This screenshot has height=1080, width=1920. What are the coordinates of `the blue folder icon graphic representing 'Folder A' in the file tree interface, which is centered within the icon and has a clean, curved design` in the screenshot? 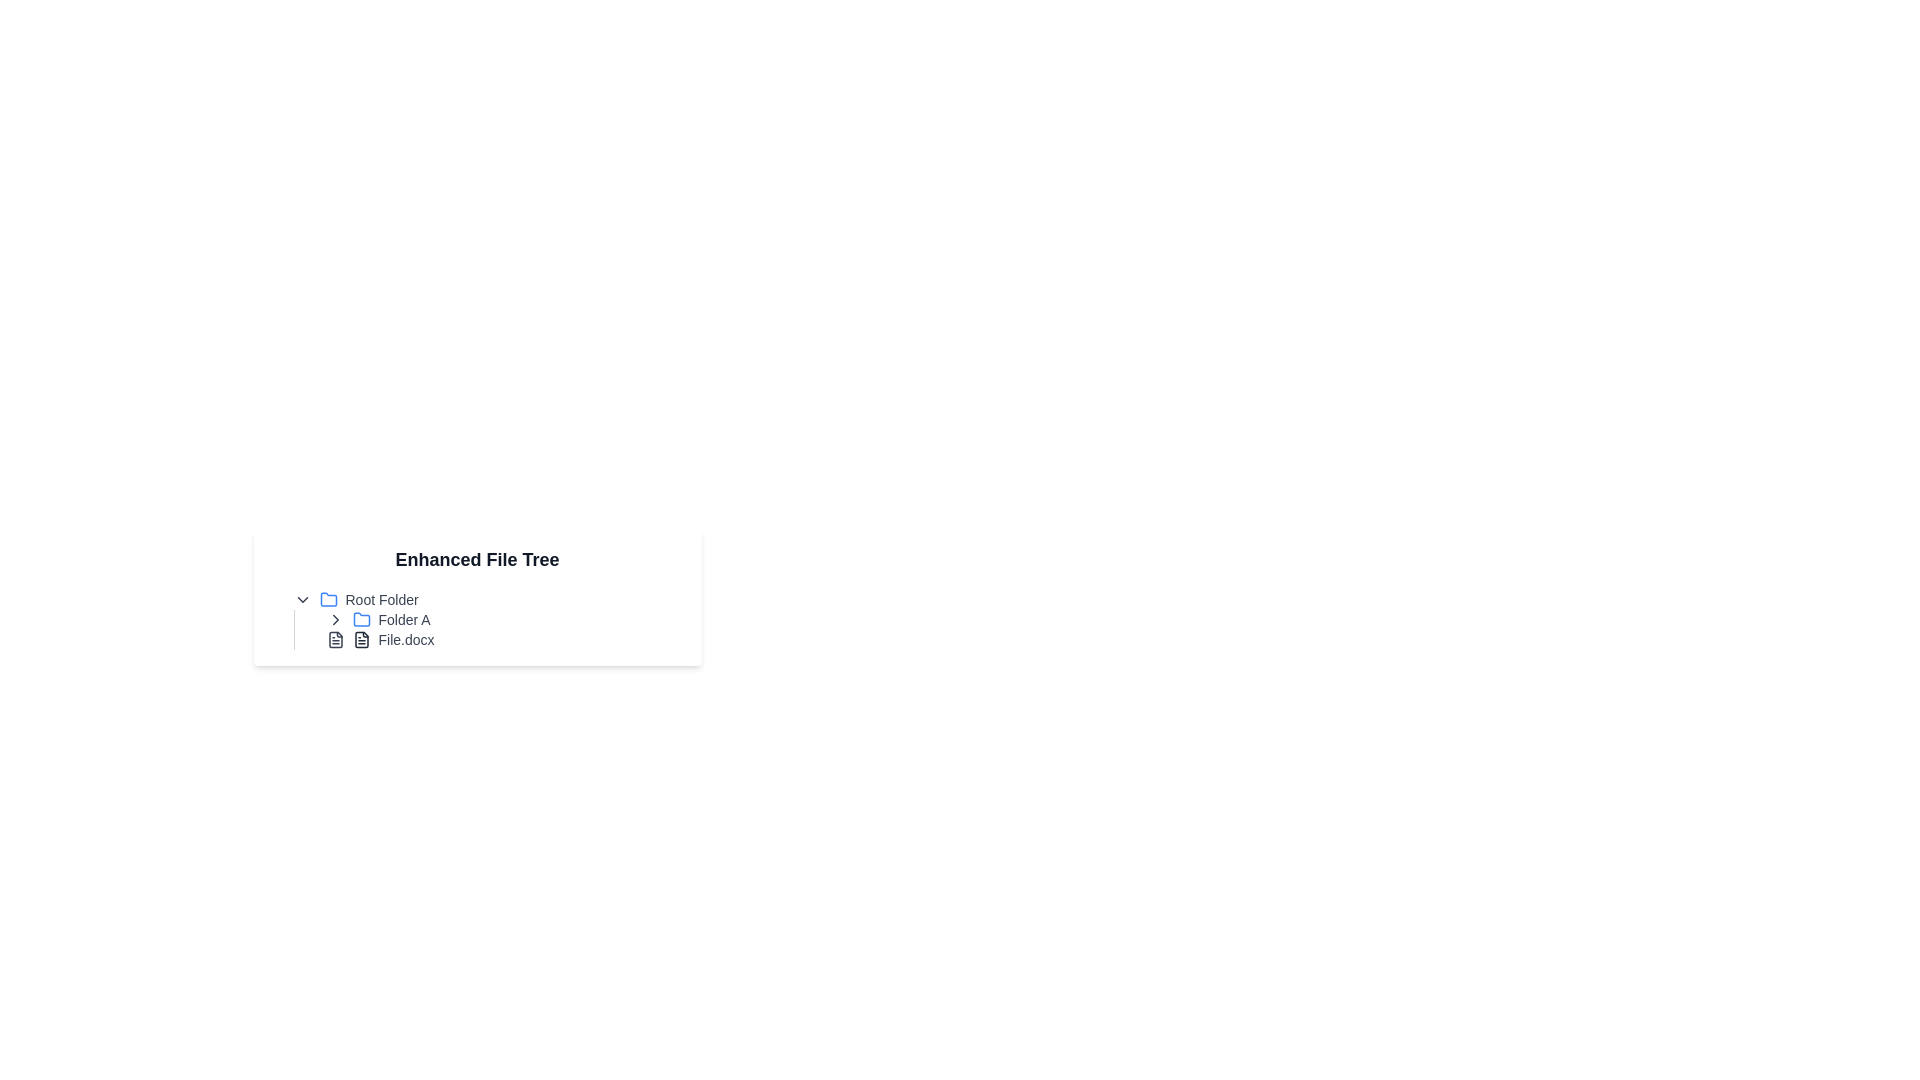 It's located at (361, 618).